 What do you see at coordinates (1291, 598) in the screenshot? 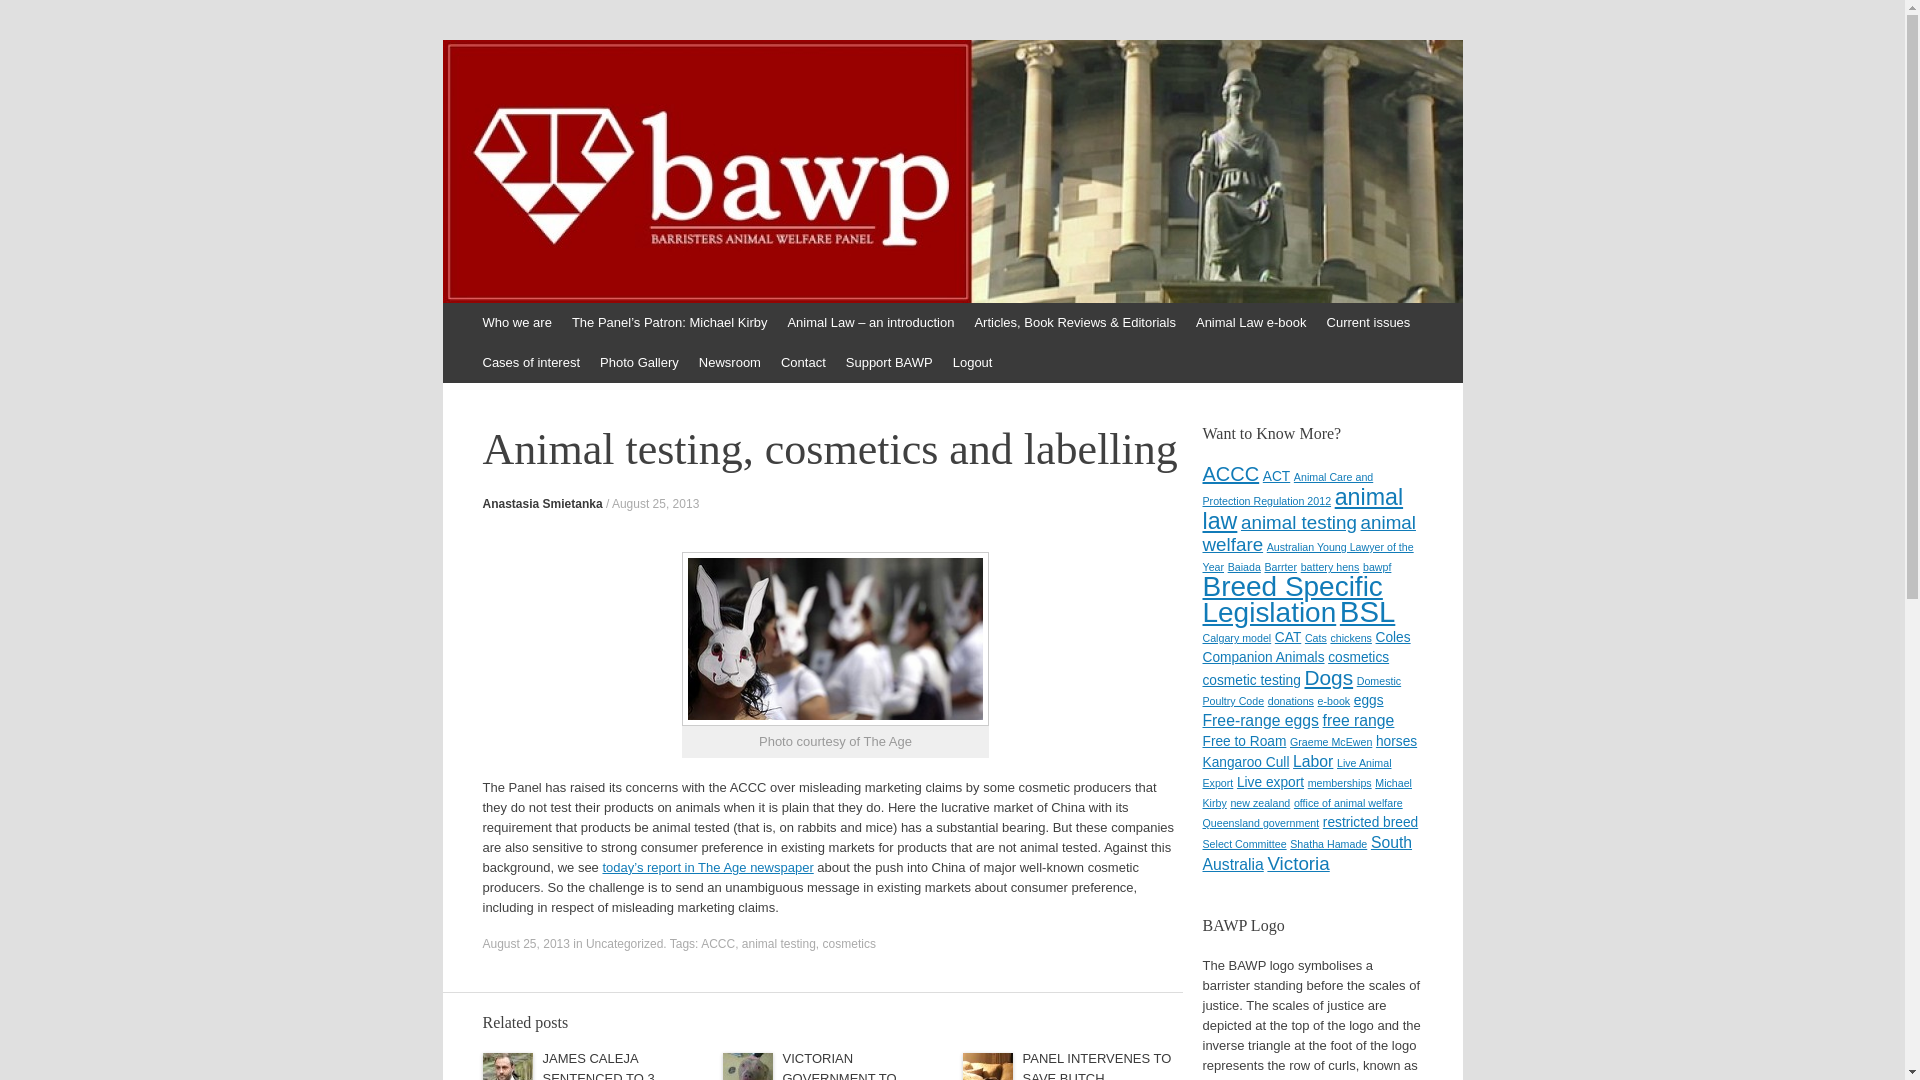
I see `'Breed Specific Legislation'` at bounding box center [1291, 598].